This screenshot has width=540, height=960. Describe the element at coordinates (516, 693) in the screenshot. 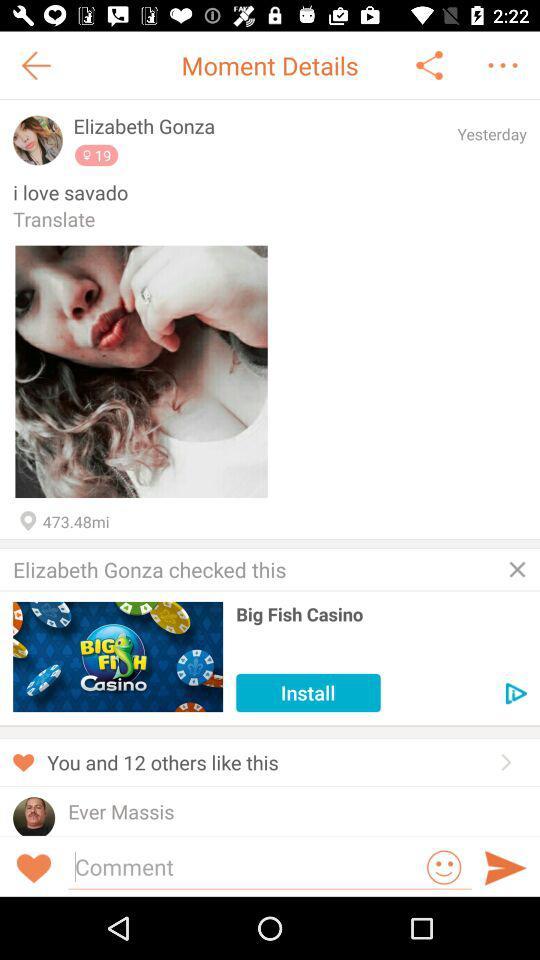

I see `click on advertisement` at that location.